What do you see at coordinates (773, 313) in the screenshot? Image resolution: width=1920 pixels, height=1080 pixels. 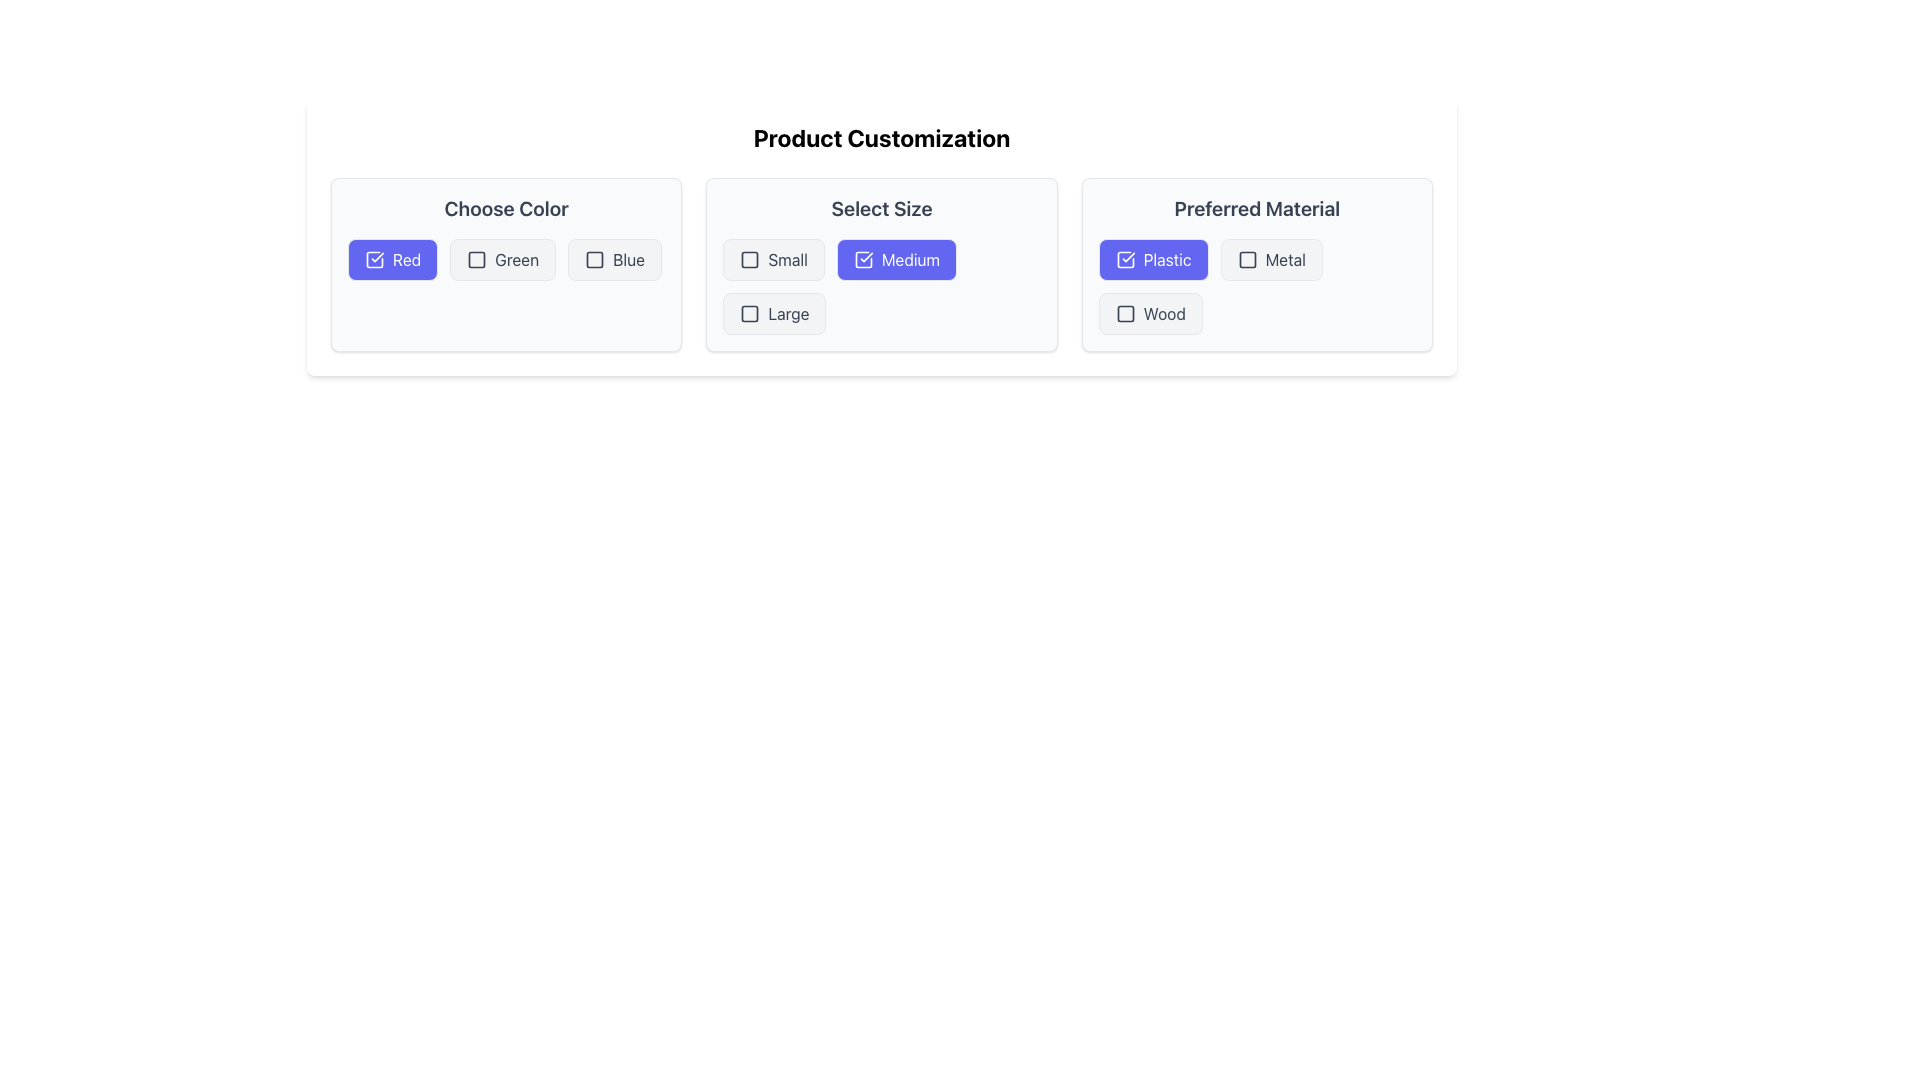 I see `the unchecked square checkbox labeled 'Large' in the 'Select Size' section of the 'Product Customization' grid layout` at bounding box center [773, 313].